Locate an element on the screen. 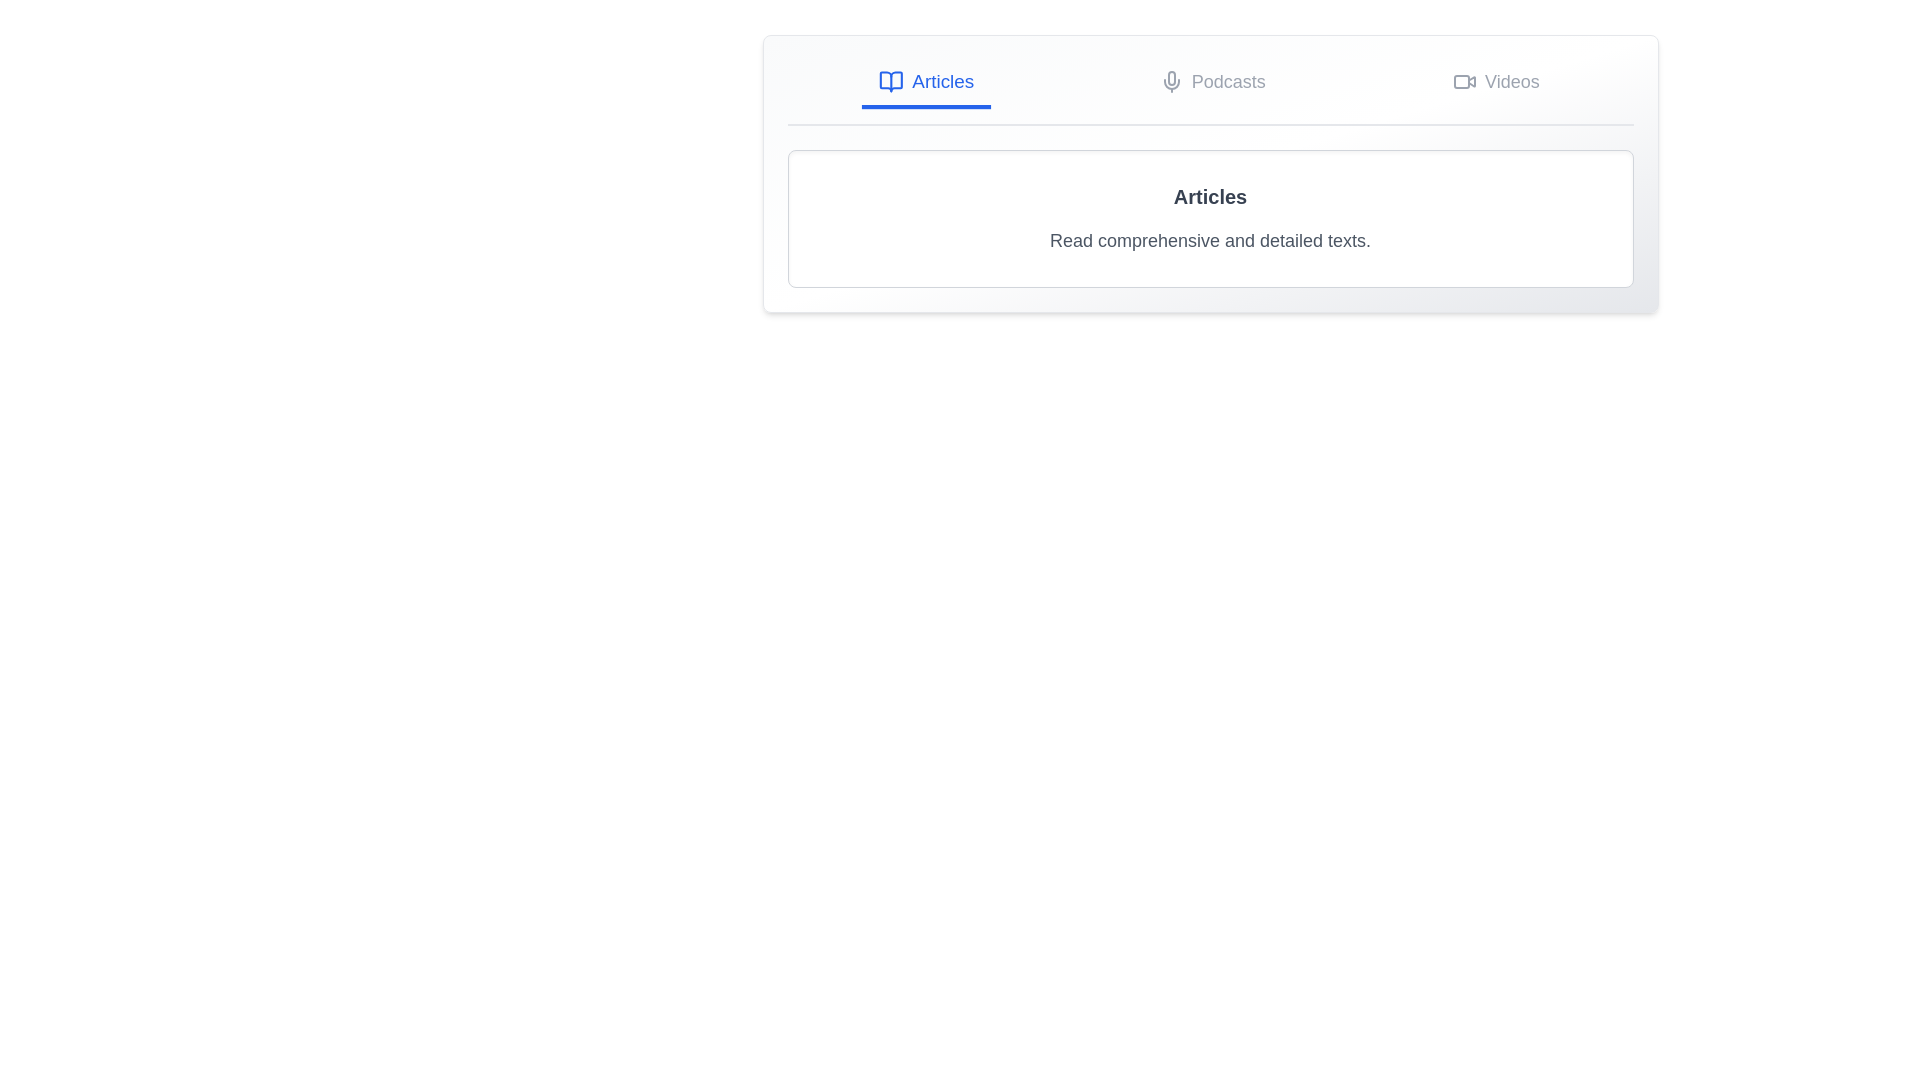  the Articles tab by clicking on its button is located at coordinates (925, 83).